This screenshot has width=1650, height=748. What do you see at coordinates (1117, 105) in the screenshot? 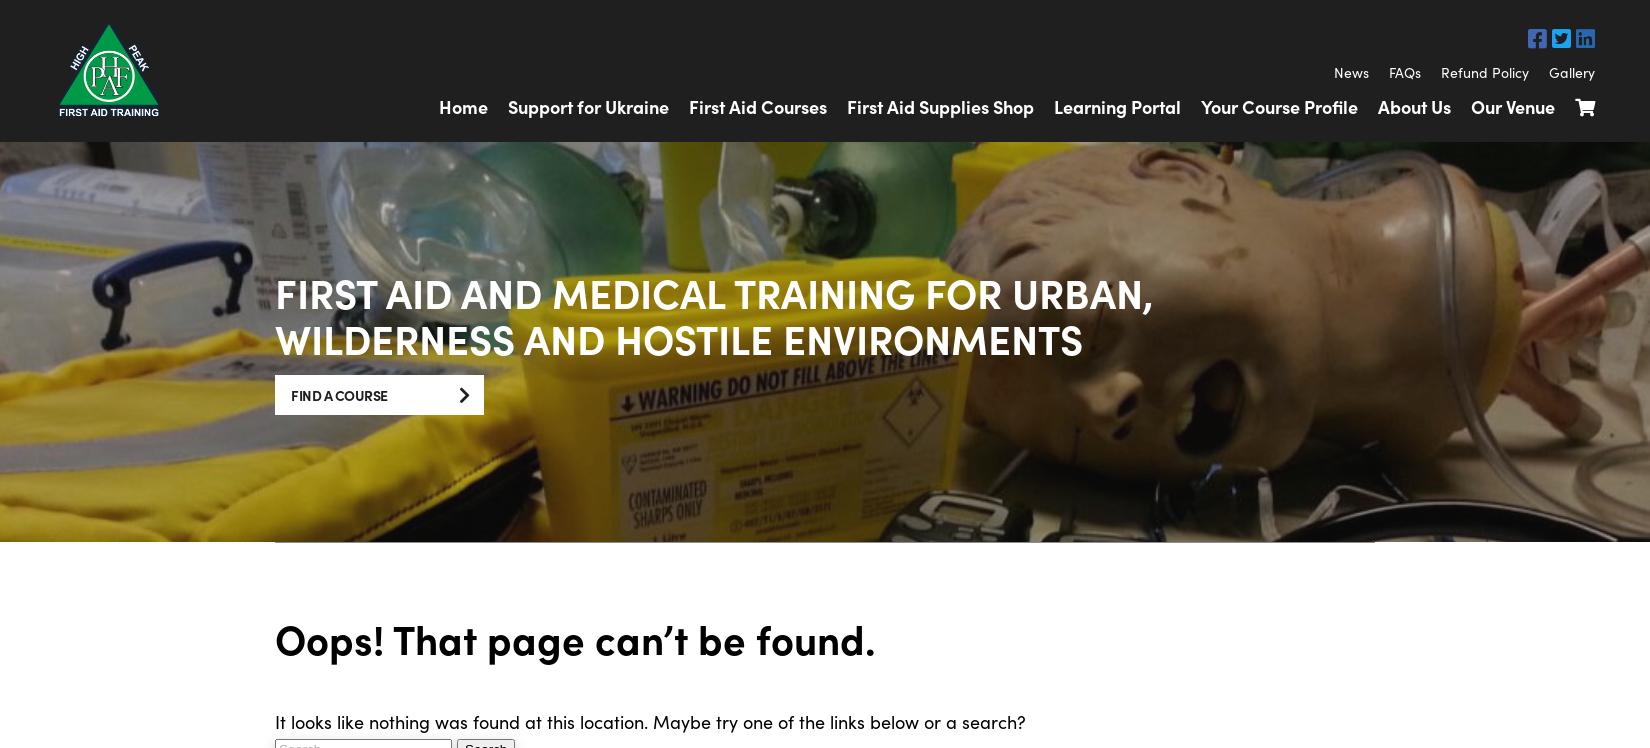
I see `'Learning Portal'` at bounding box center [1117, 105].